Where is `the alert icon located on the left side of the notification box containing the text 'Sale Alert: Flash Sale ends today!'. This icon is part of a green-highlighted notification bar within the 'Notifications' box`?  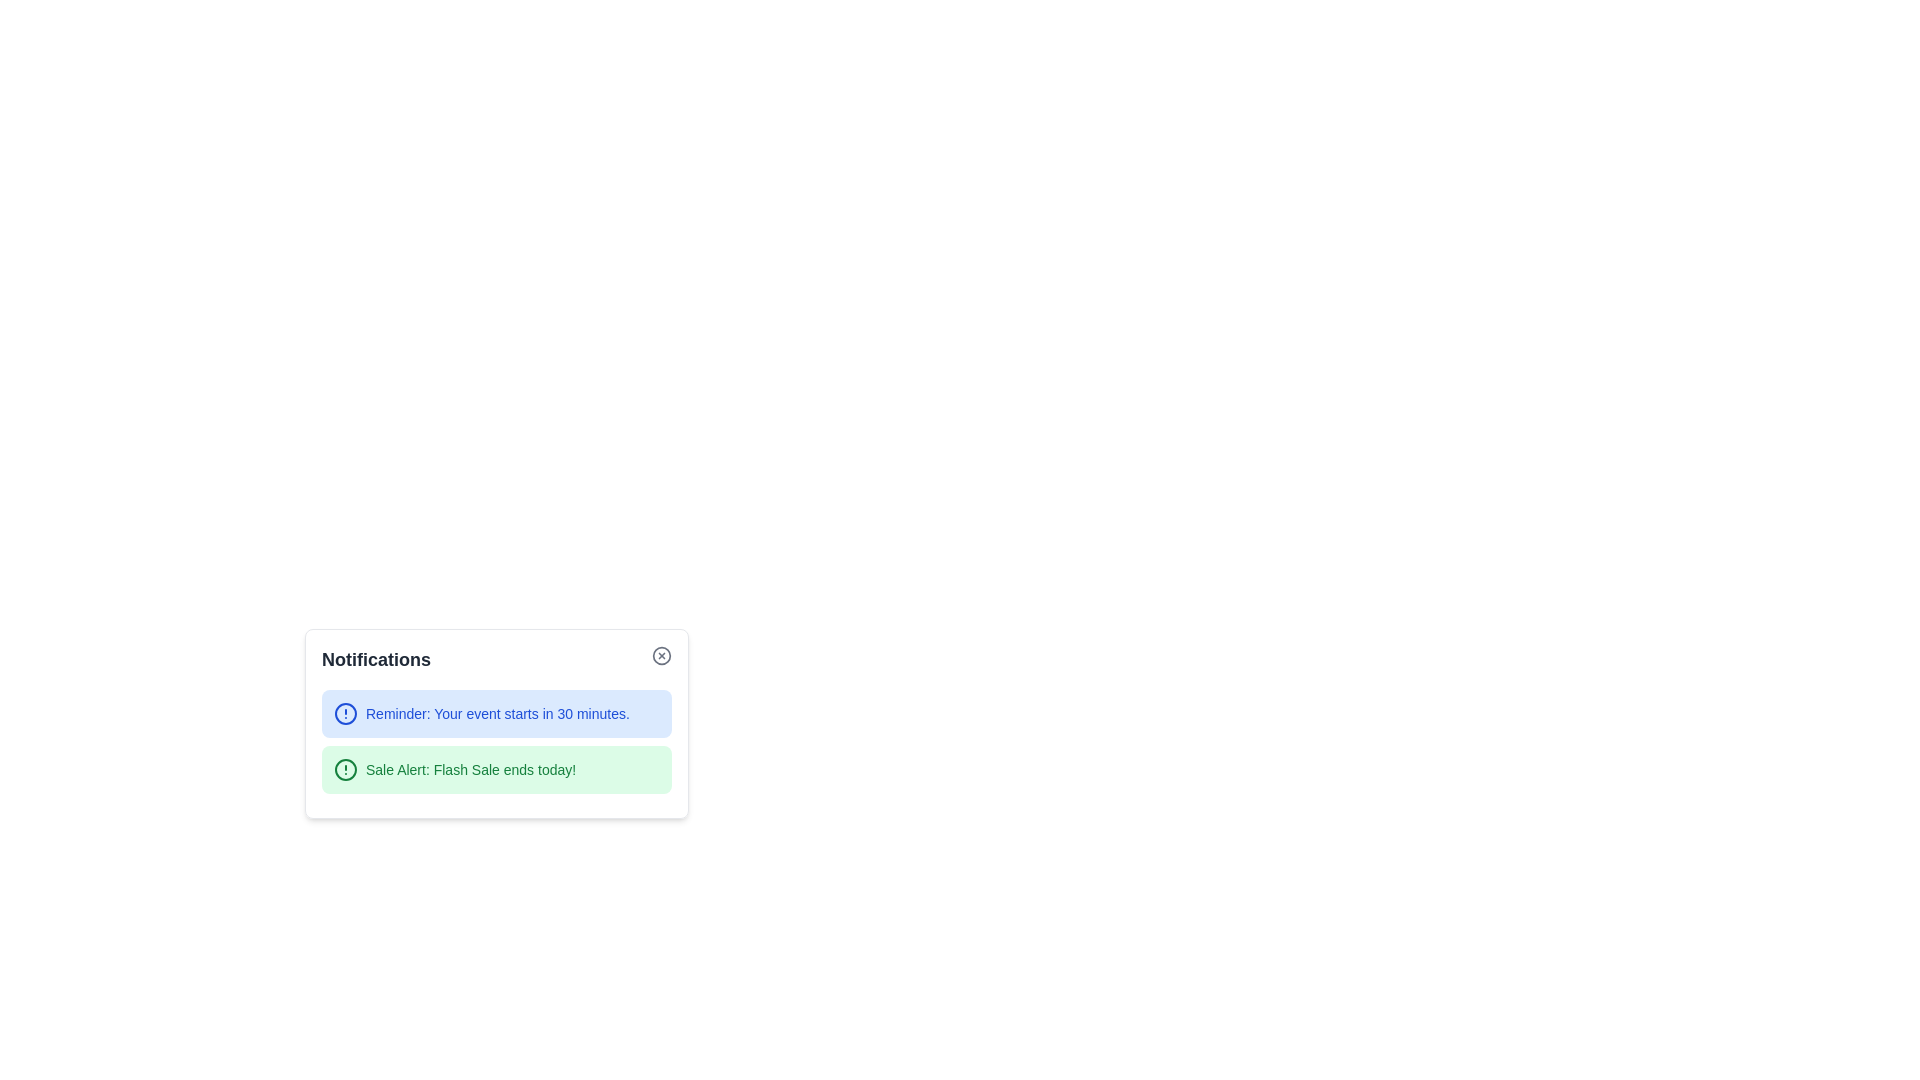 the alert icon located on the left side of the notification box containing the text 'Sale Alert: Flash Sale ends today!'. This icon is part of a green-highlighted notification bar within the 'Notifications' box is located at coordinates (345, 769).